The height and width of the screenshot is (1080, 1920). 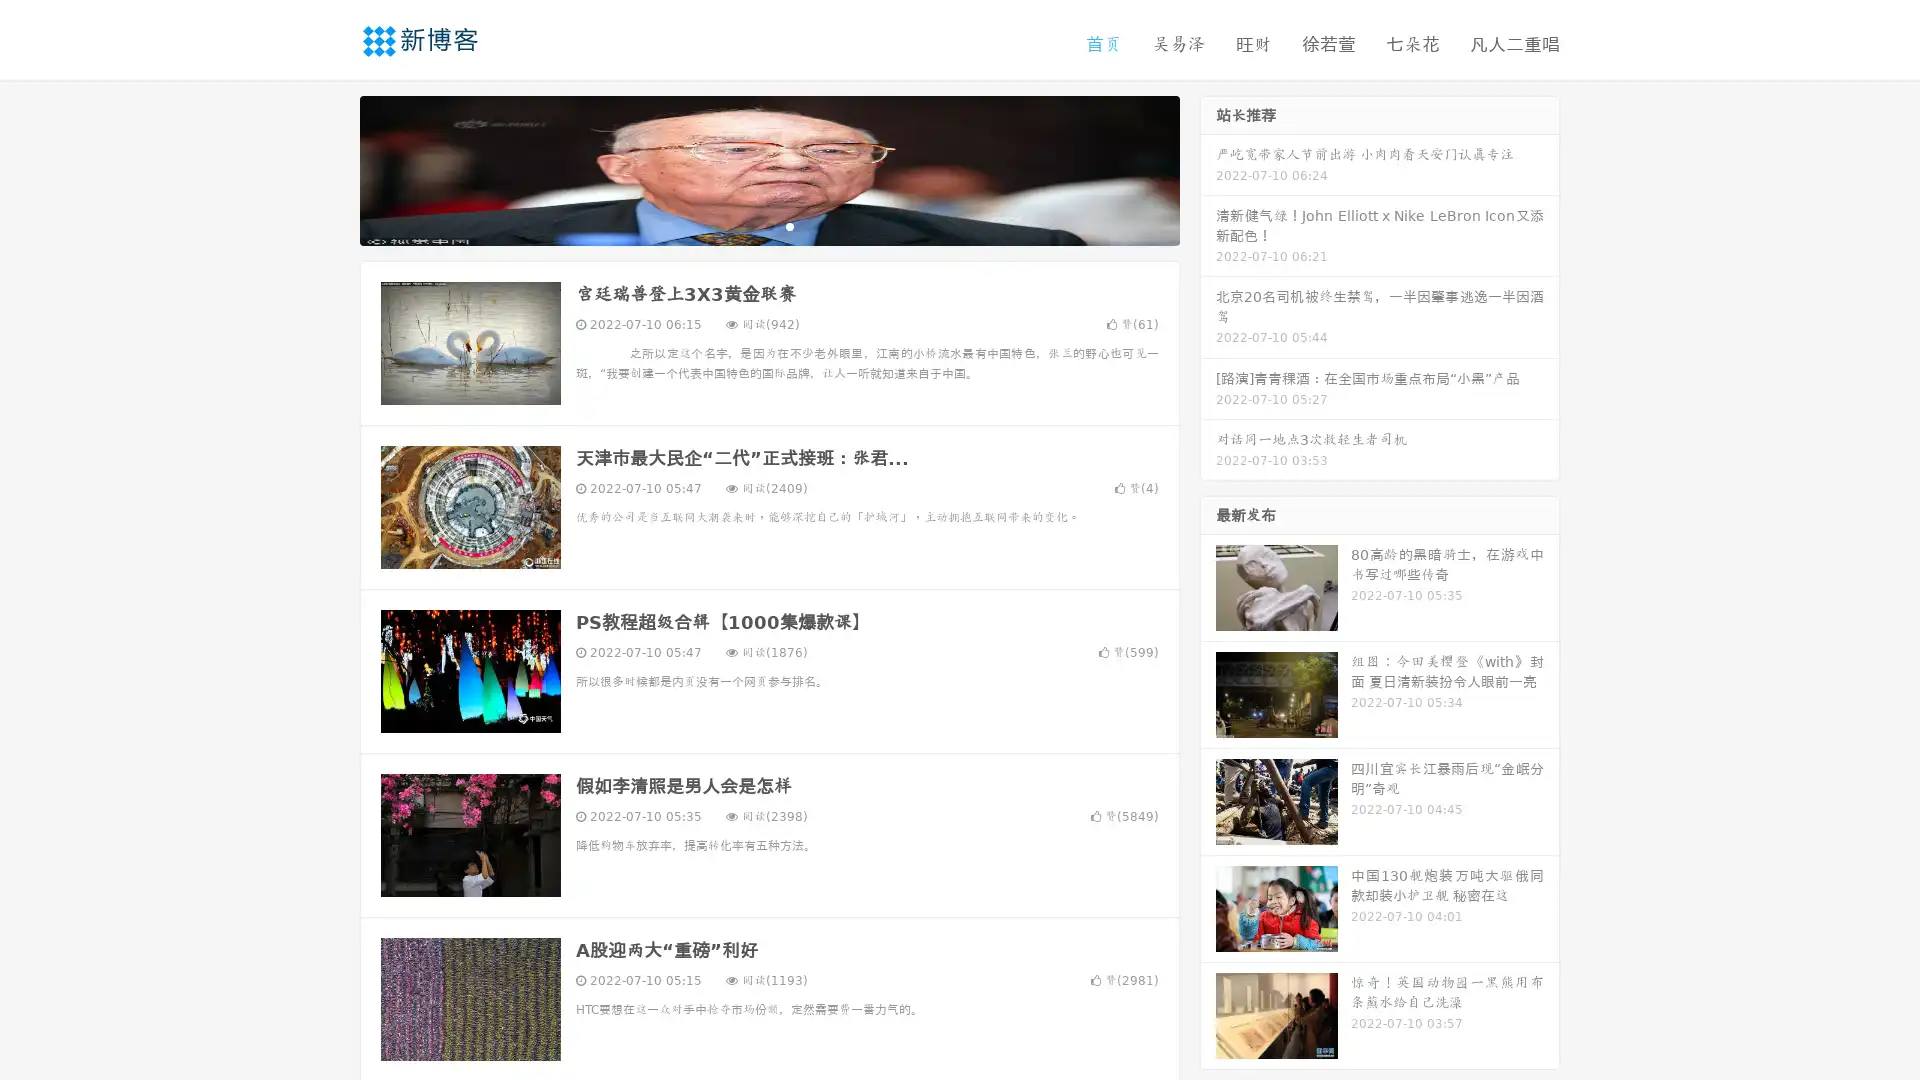 What do you see at coordinates (1208, 168) in the screenshot?
I see `Next slide` at bounding box center [1208, 168].